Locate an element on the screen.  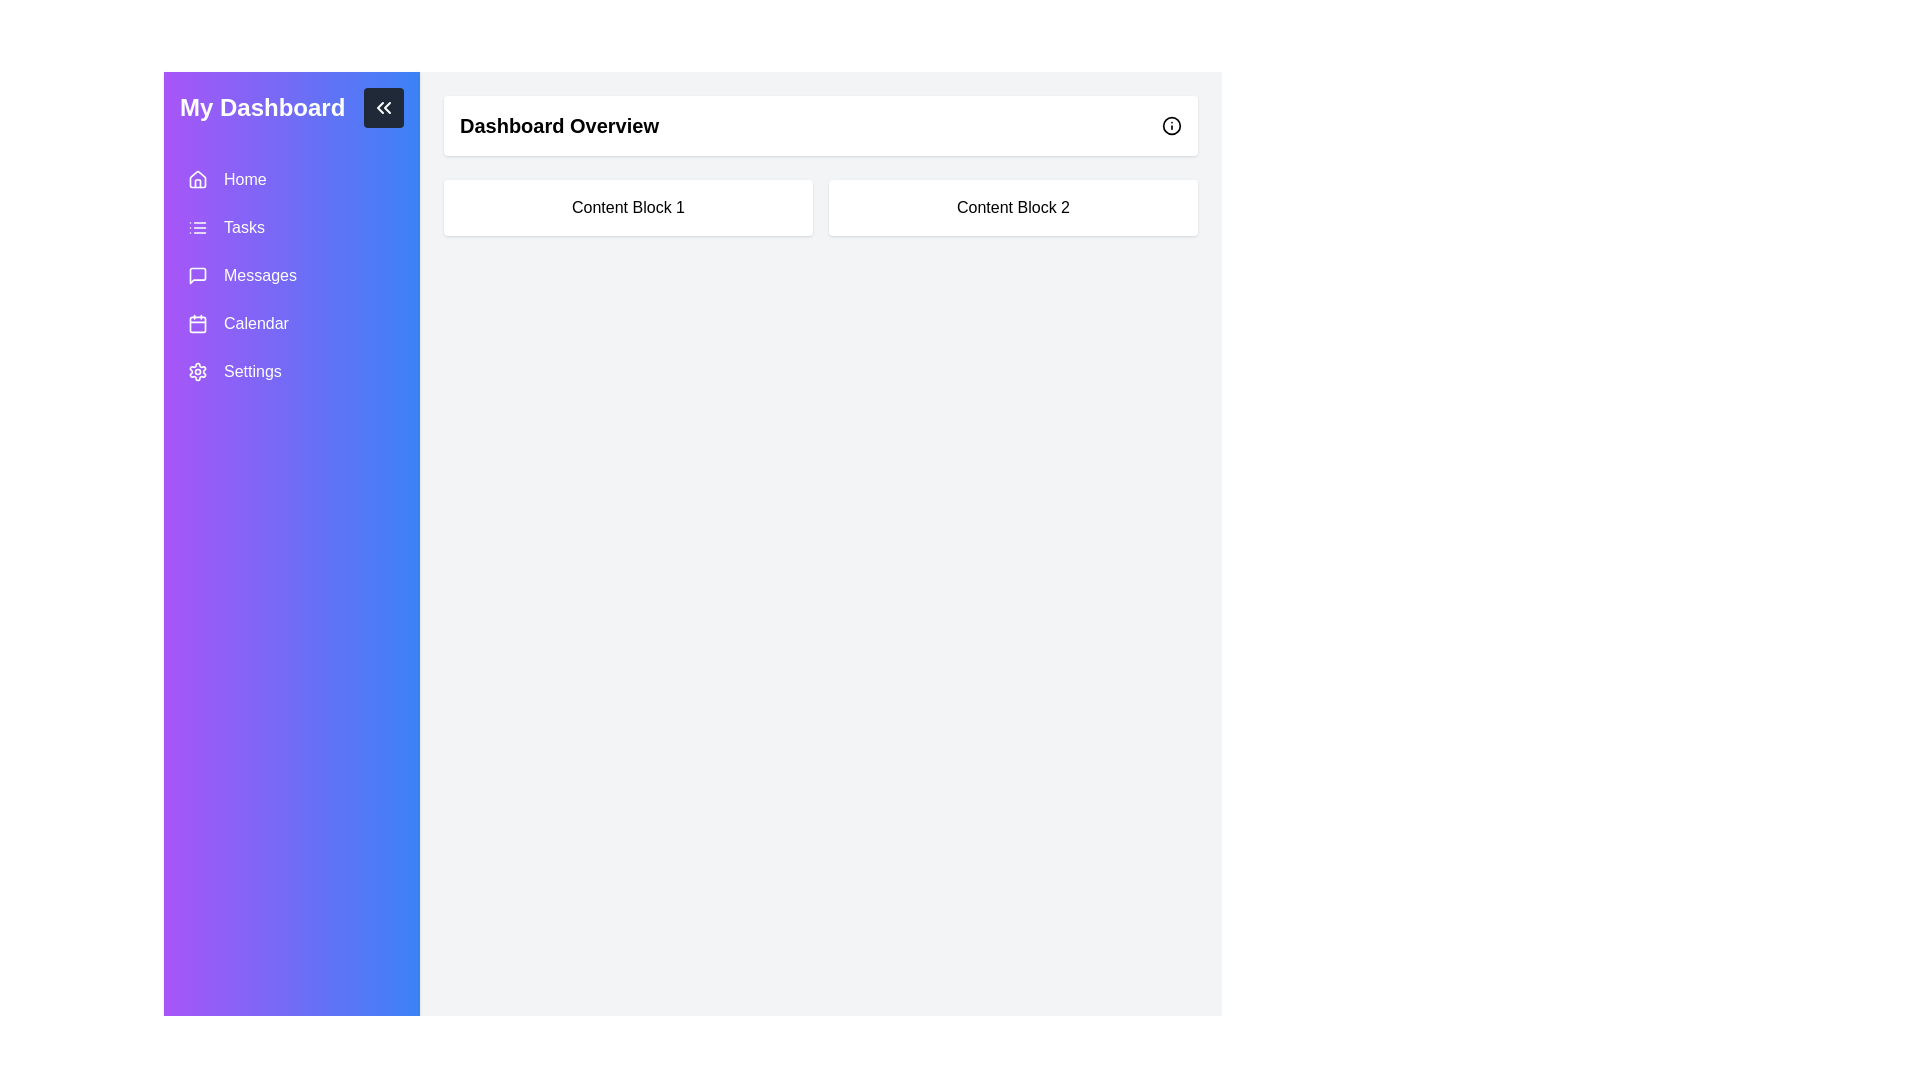
the SVG icon located in the left sidebar navigation panel, adjacent to the 'Tasks' label is located at coordinates (197, 226).